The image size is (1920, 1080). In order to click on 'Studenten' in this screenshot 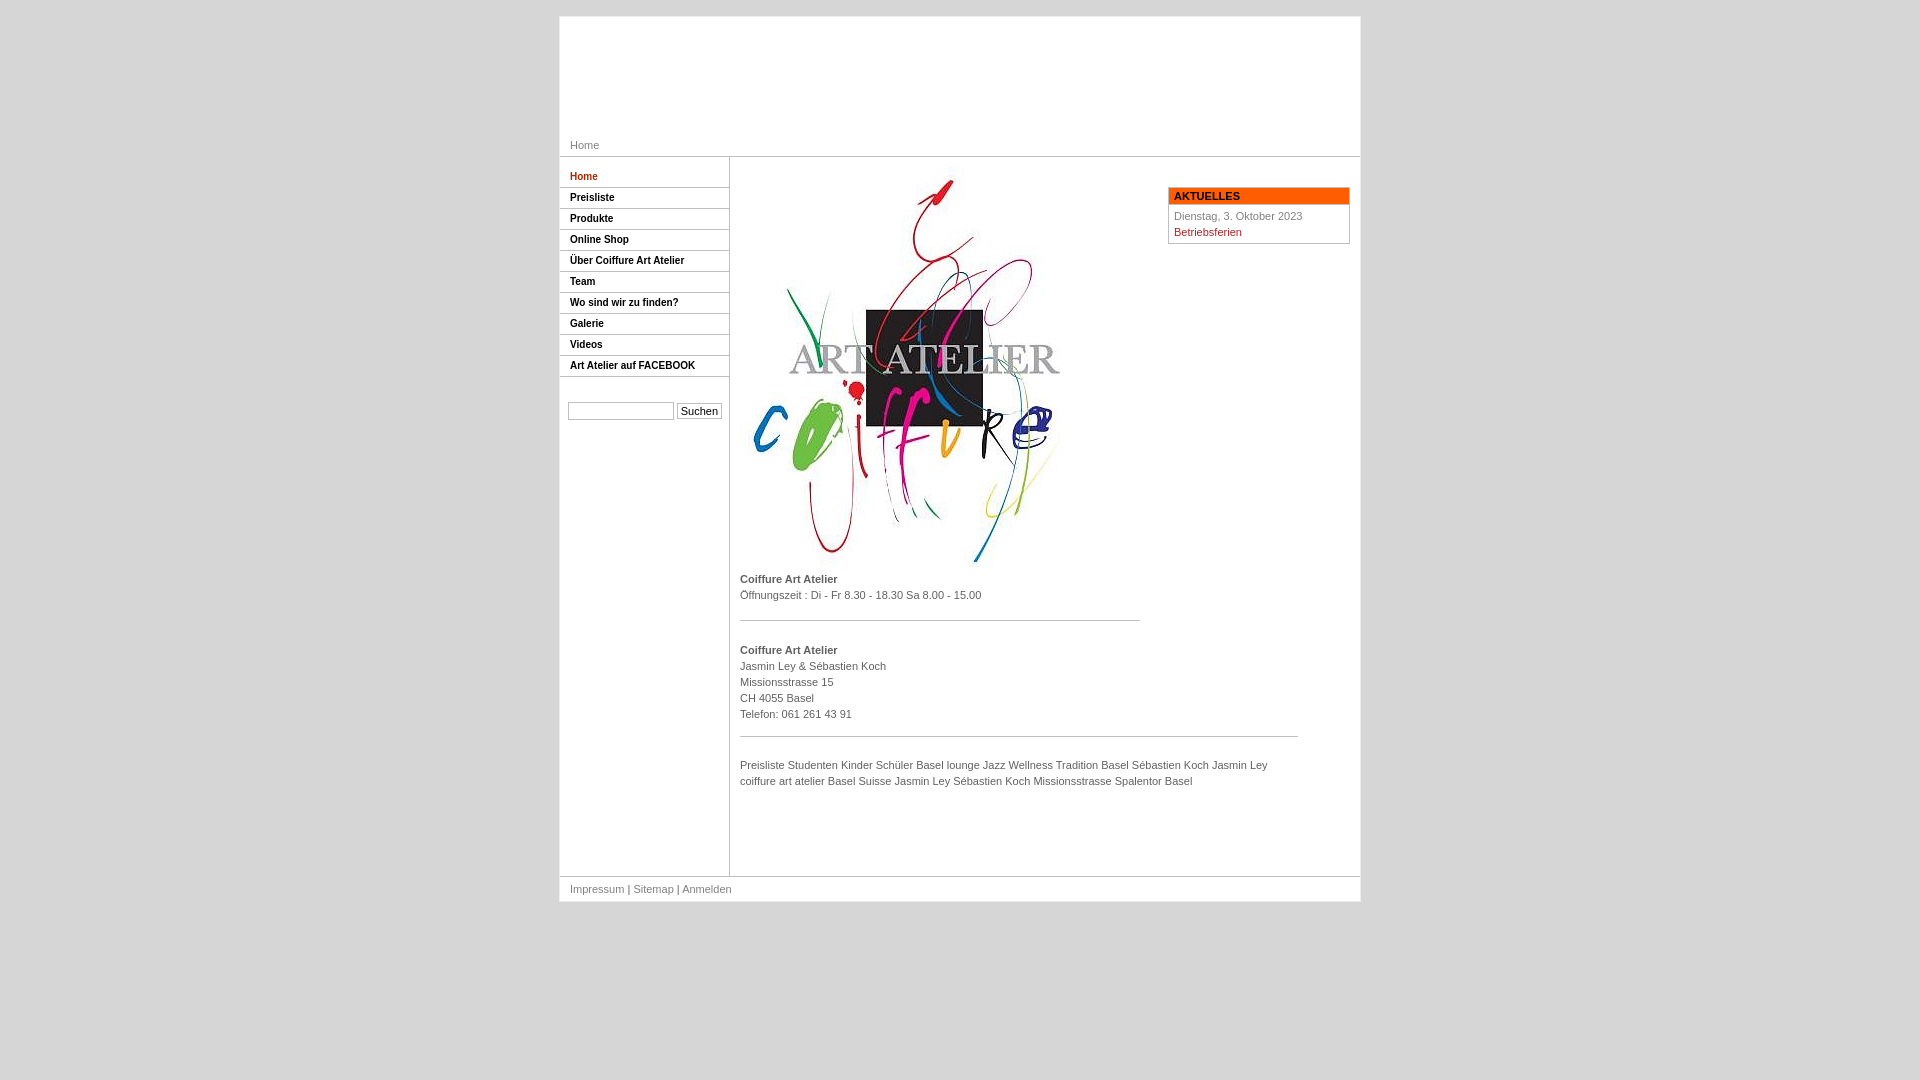, I will do `click(812, 764)`.